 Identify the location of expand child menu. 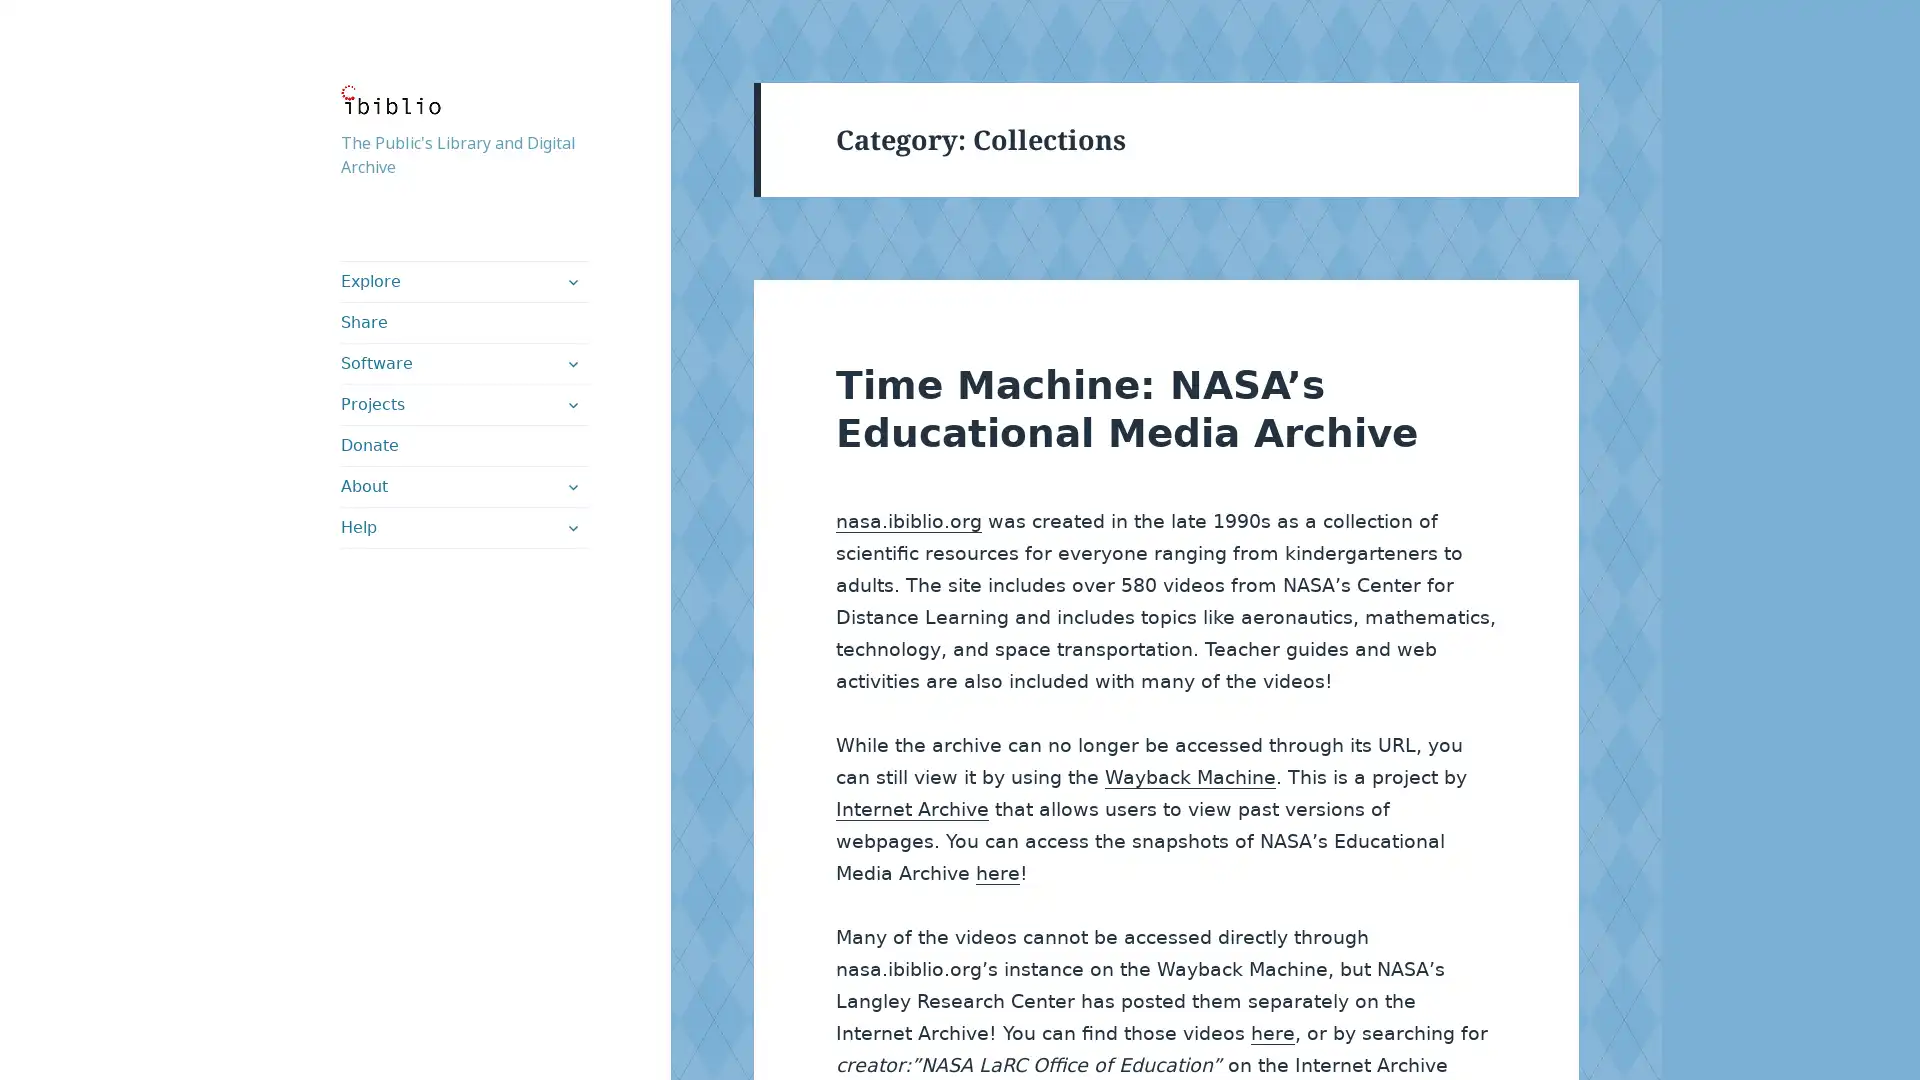
(570, 405).